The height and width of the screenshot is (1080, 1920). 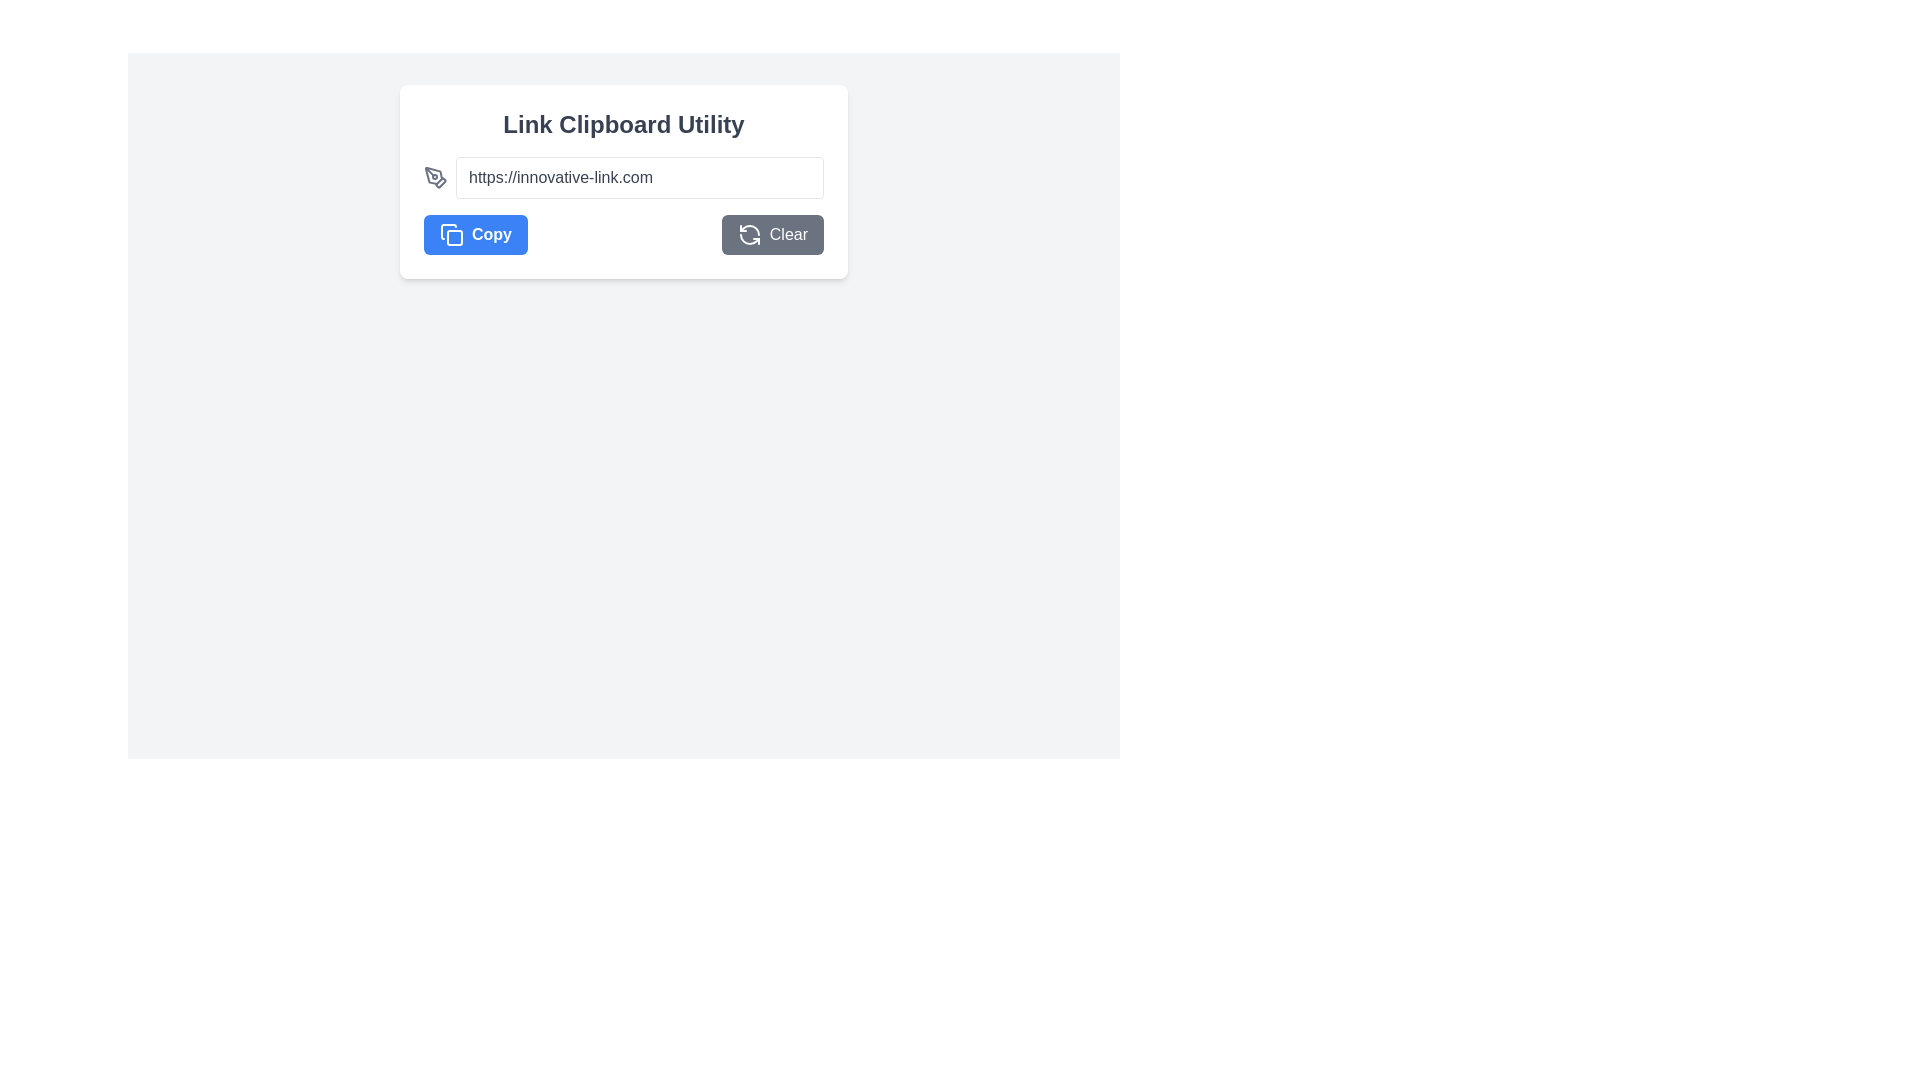 I want to click on the pen or drawing tool icon, which is a grayish outlined graphic located at the top left of the input field within the 'Link Clipboard Utility' card interface, so click(x=432, y=175).